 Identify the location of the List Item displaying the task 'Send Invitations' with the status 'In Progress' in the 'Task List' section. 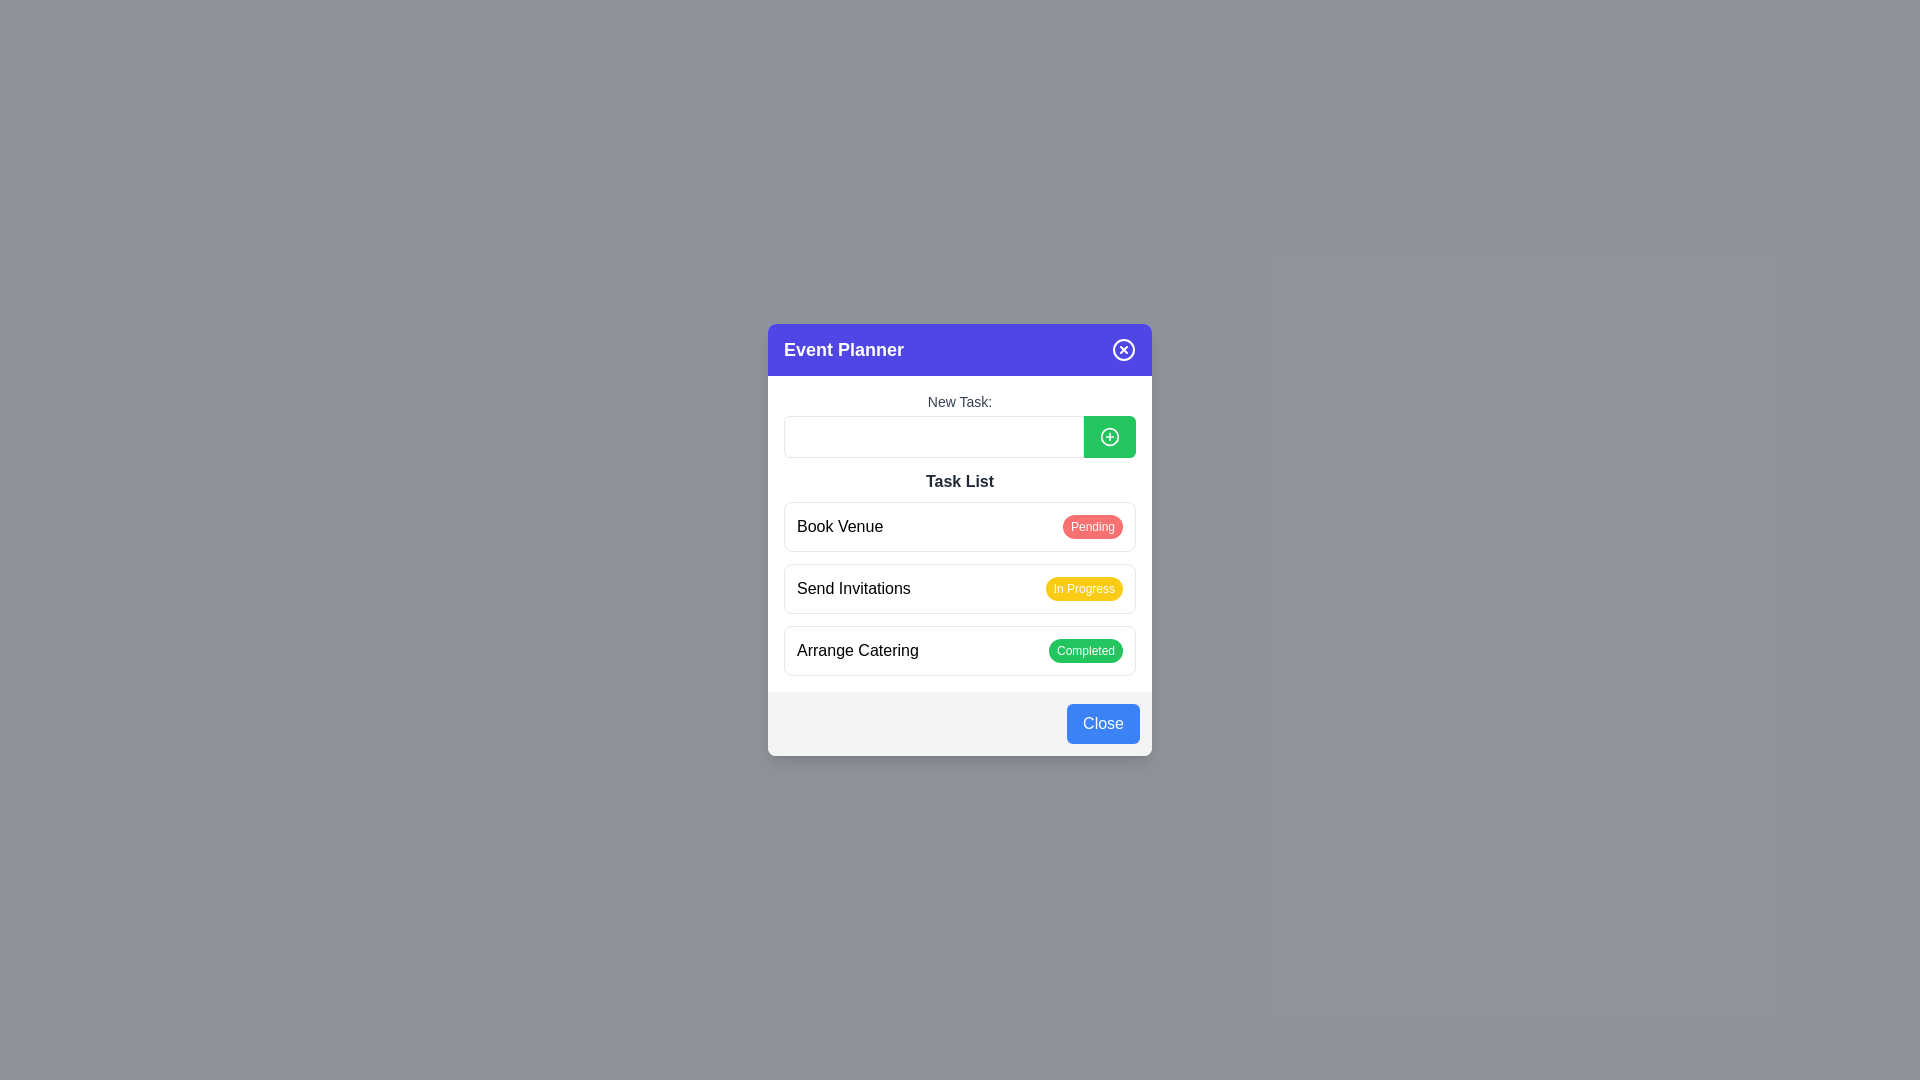
(960, 588).